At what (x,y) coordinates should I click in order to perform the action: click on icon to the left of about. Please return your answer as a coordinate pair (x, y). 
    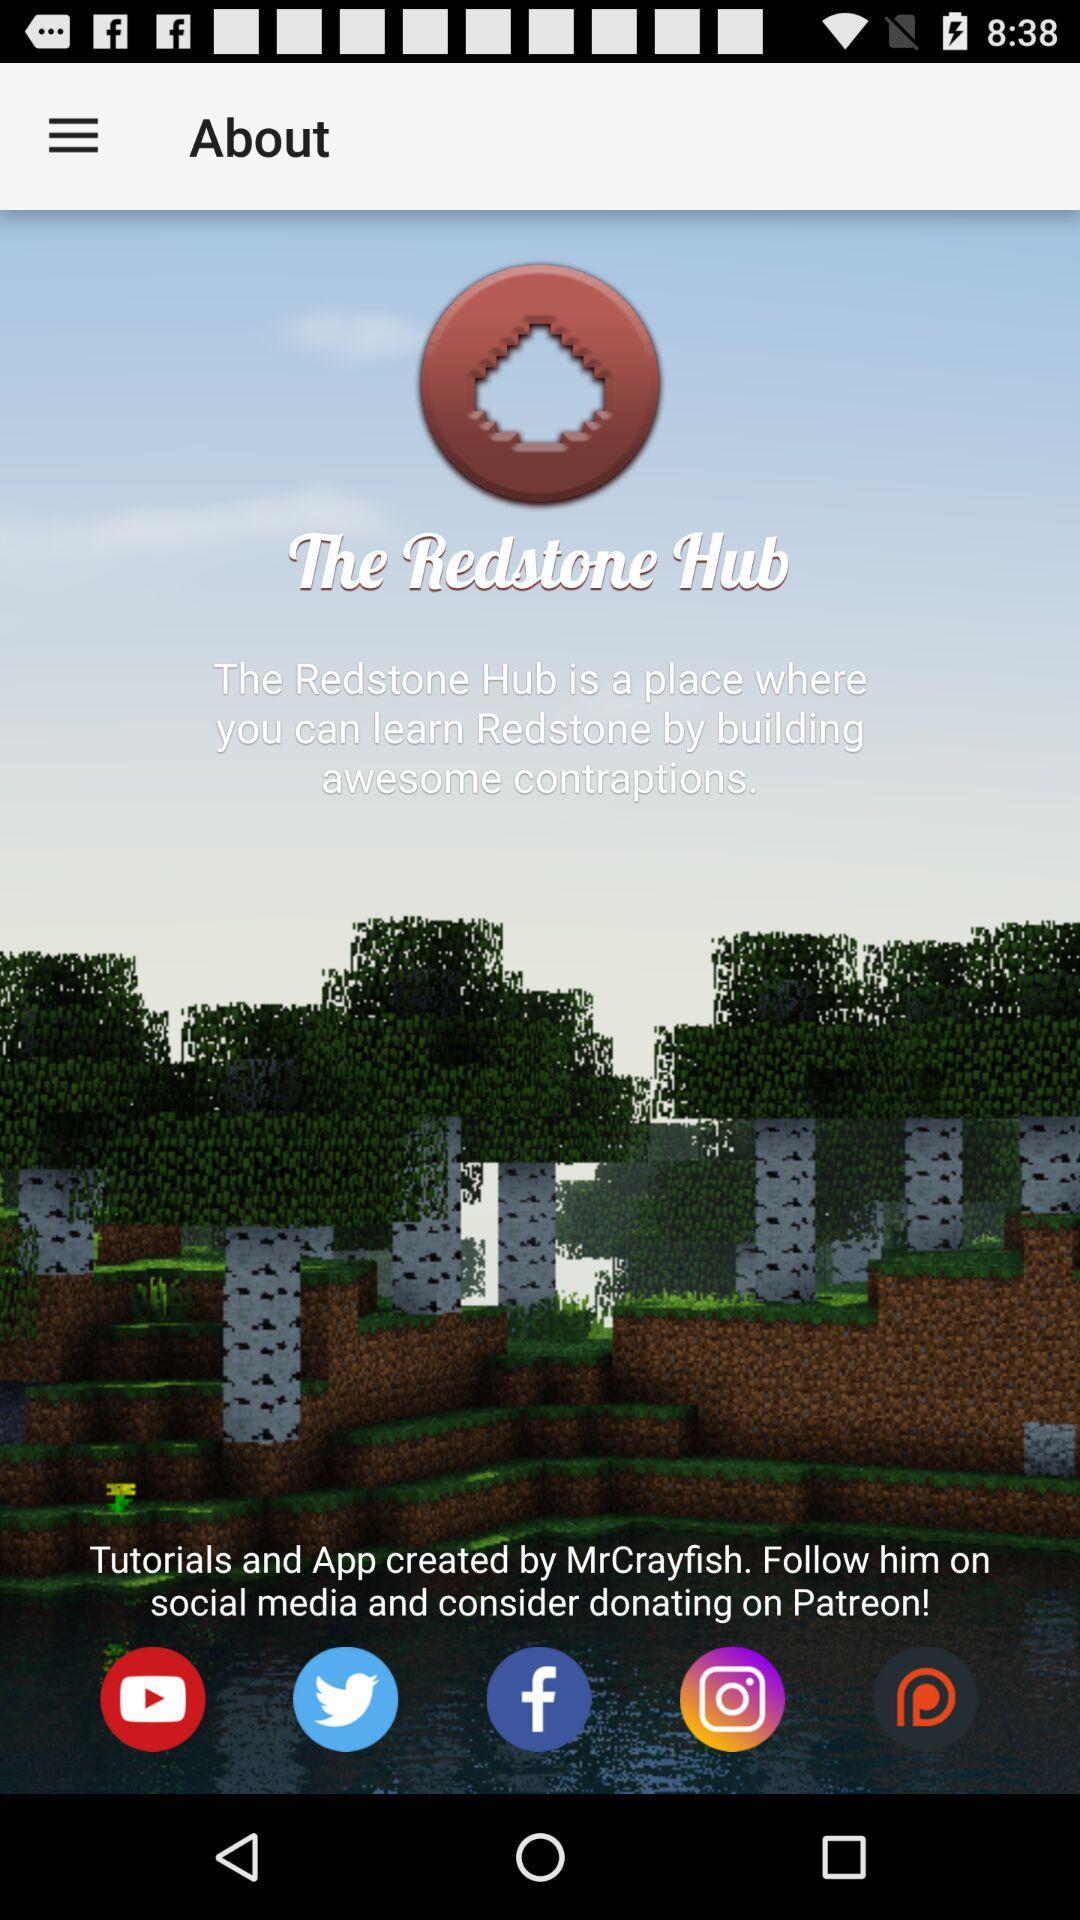
    Looking at the image, I should click on (72, 135).